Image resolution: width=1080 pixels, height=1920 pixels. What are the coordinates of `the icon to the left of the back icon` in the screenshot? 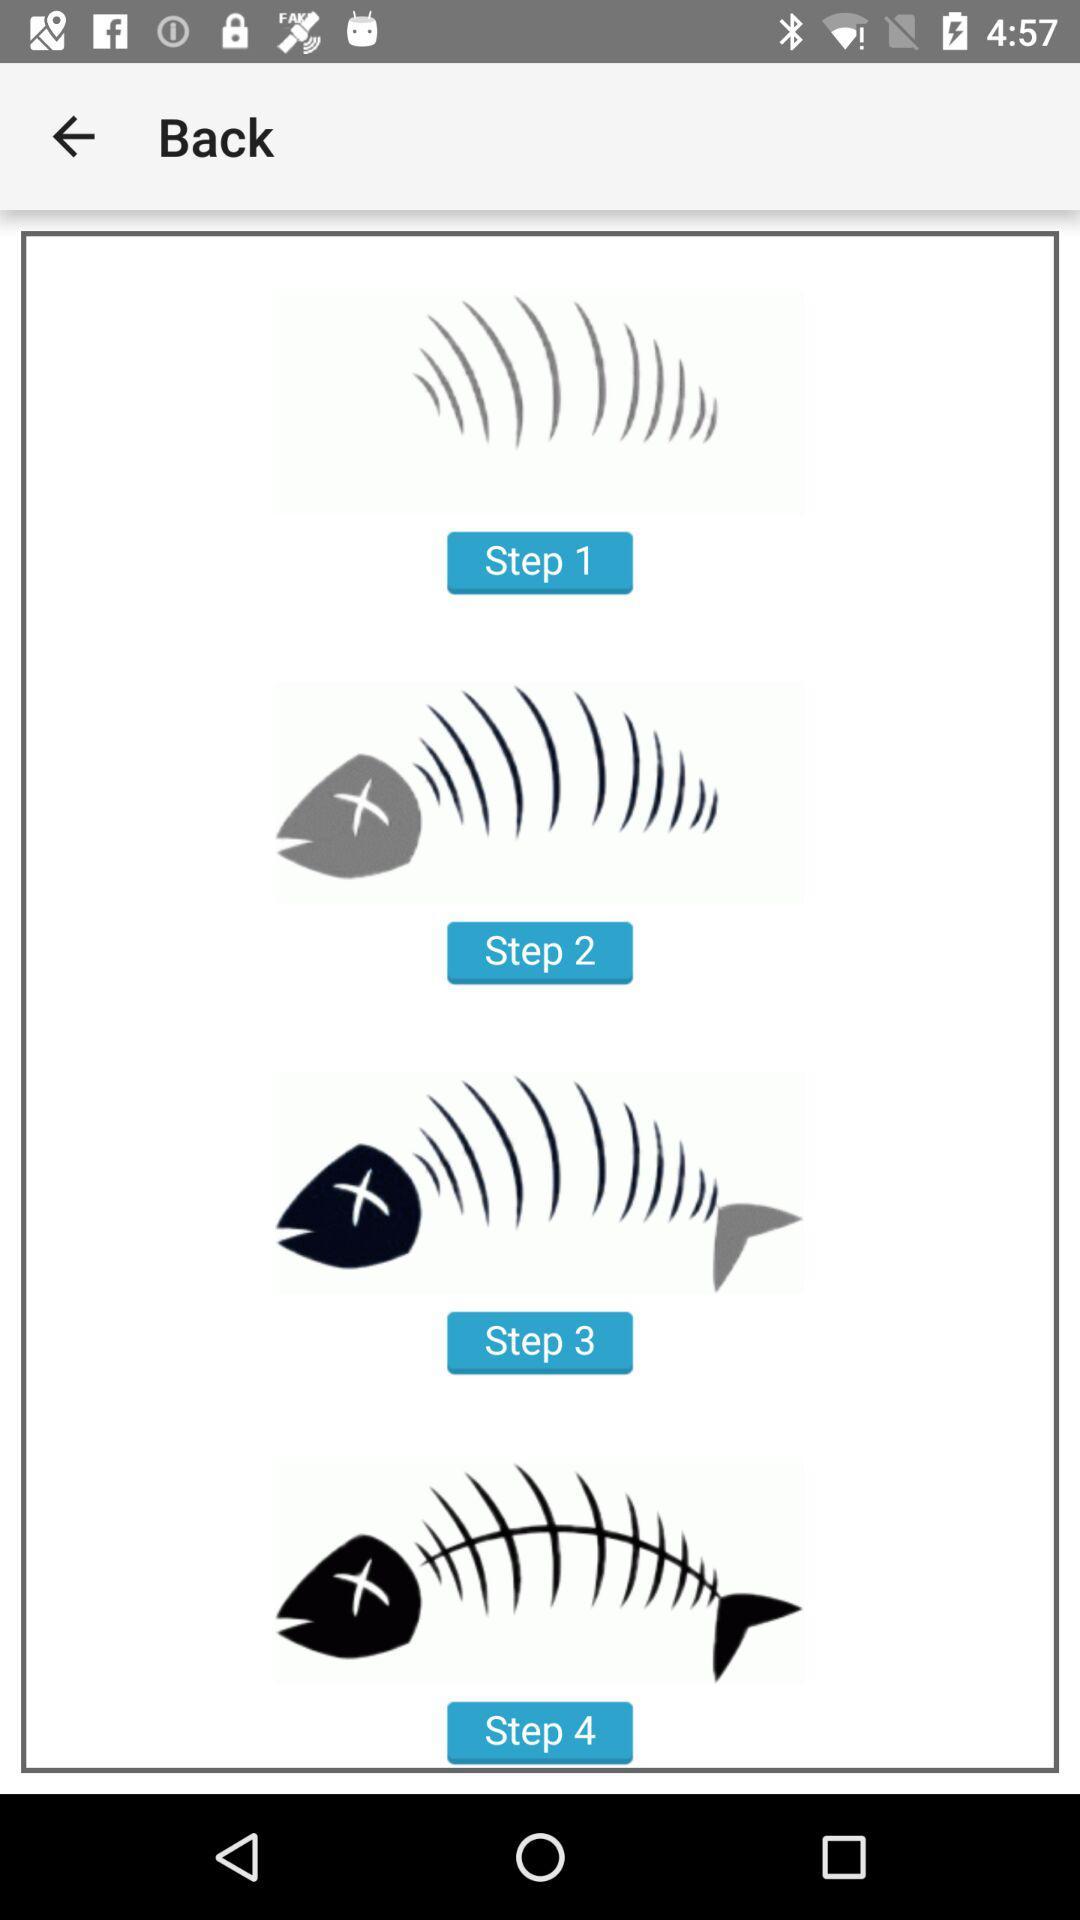 It's located at (72, 135).